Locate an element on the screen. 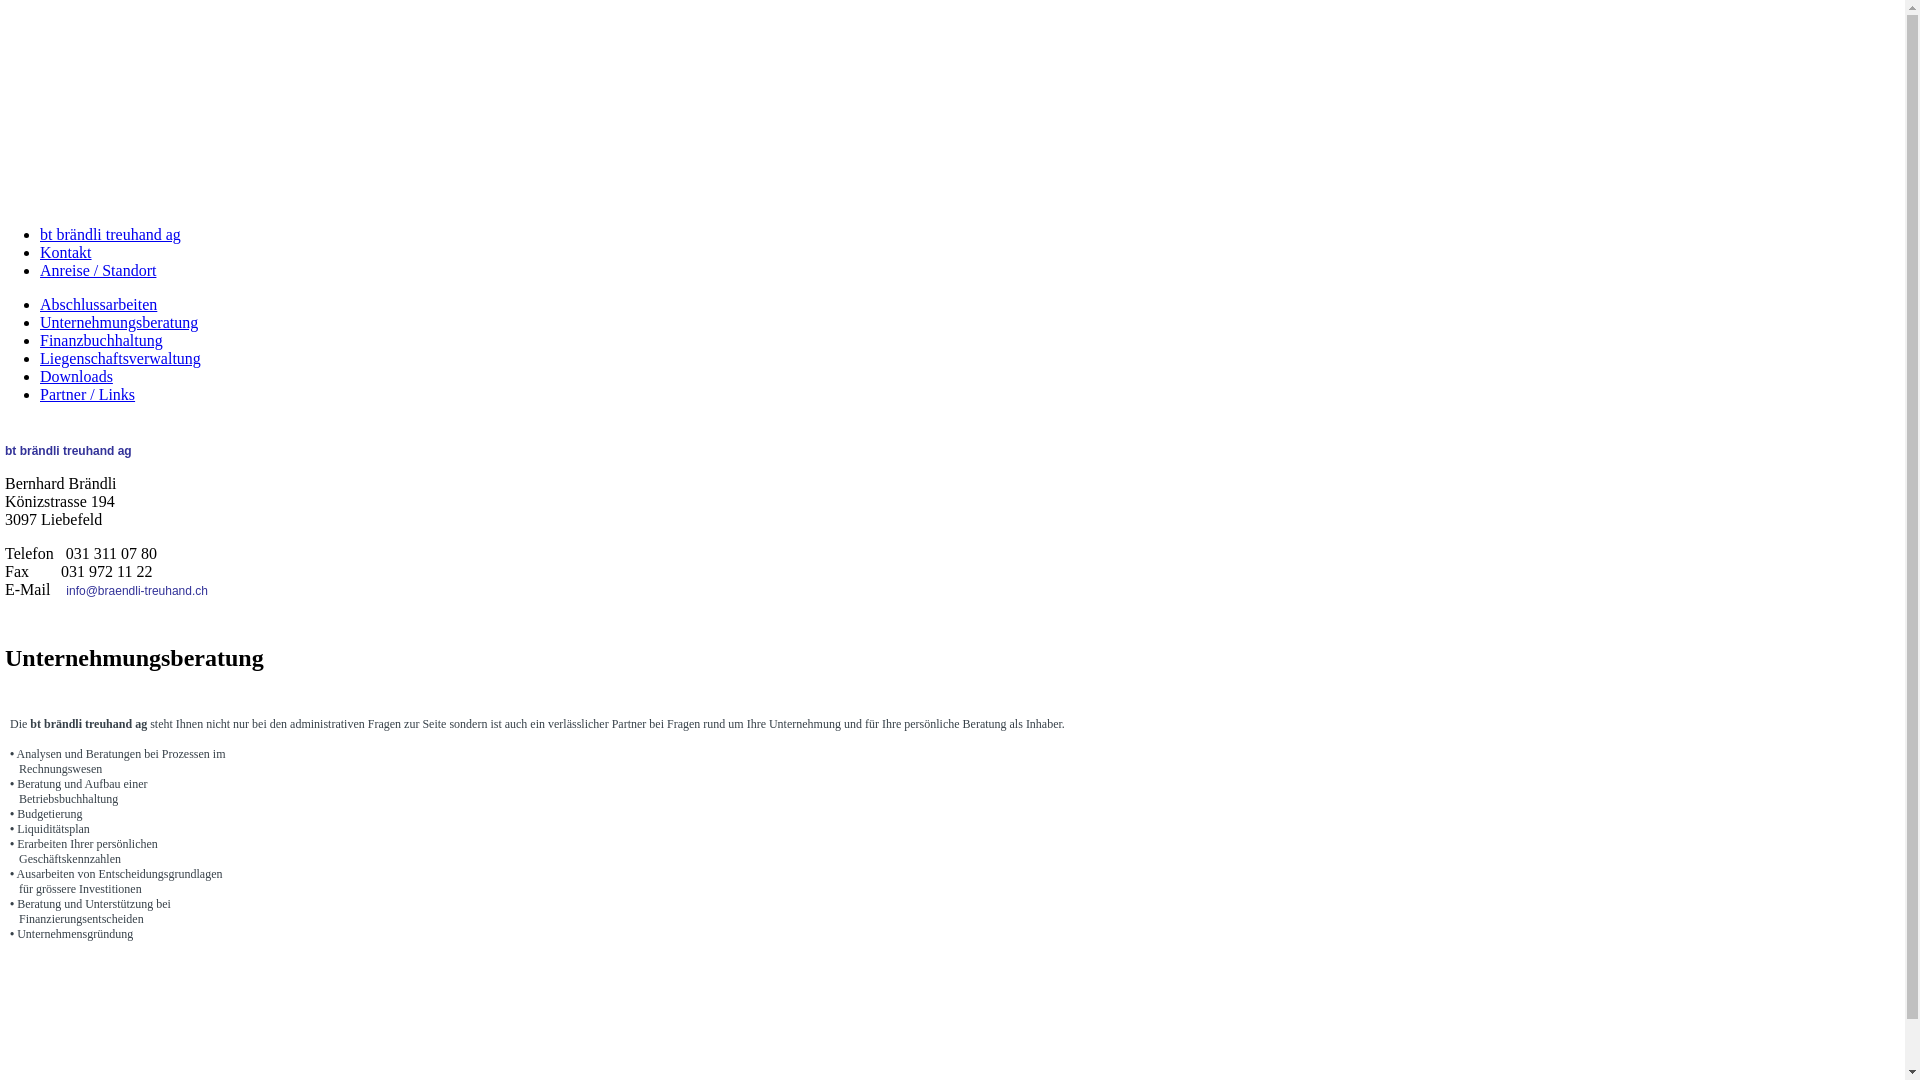 The image size is (1920, 1080). 'Liegenschaftsverwaltung' is located at coordinates (119, 357).